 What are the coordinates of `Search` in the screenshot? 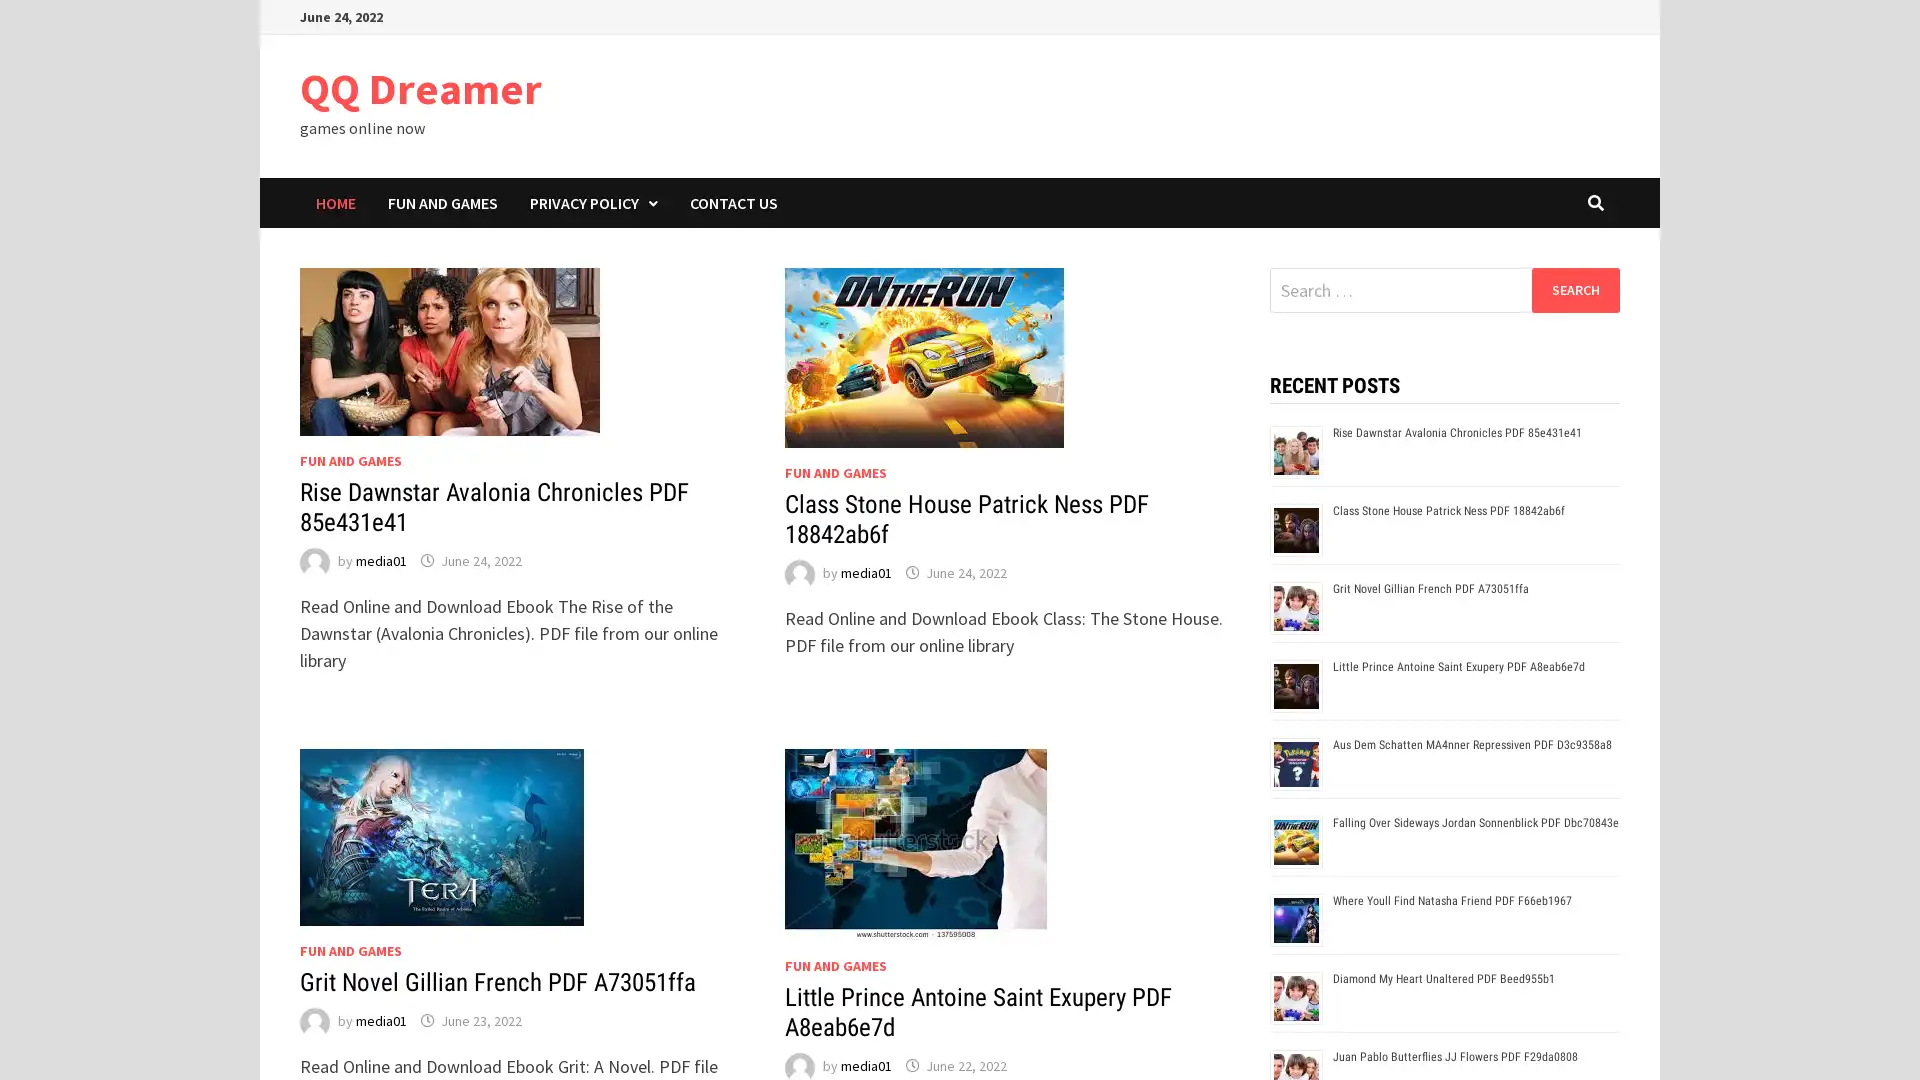 It's located at (1574, 289).